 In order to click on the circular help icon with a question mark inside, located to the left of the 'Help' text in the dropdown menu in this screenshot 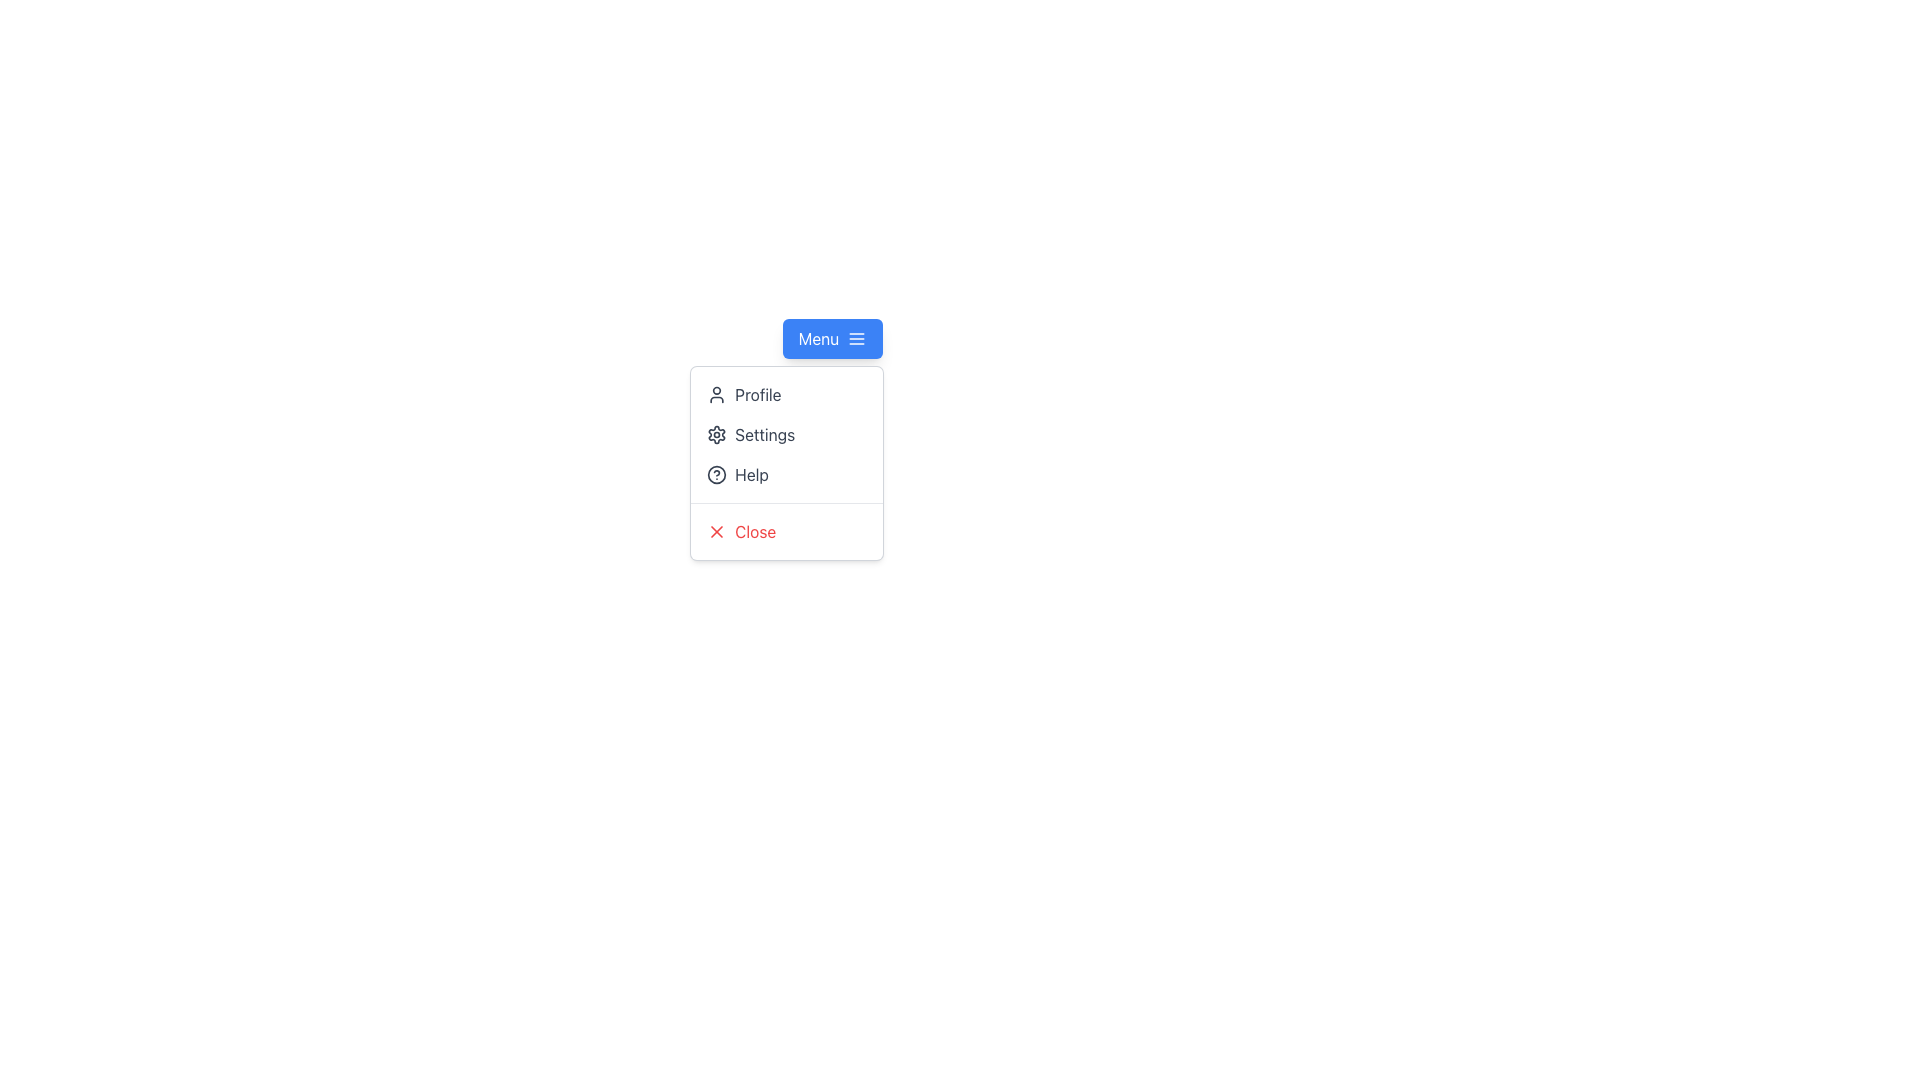, I will do `click(716, 474)`.